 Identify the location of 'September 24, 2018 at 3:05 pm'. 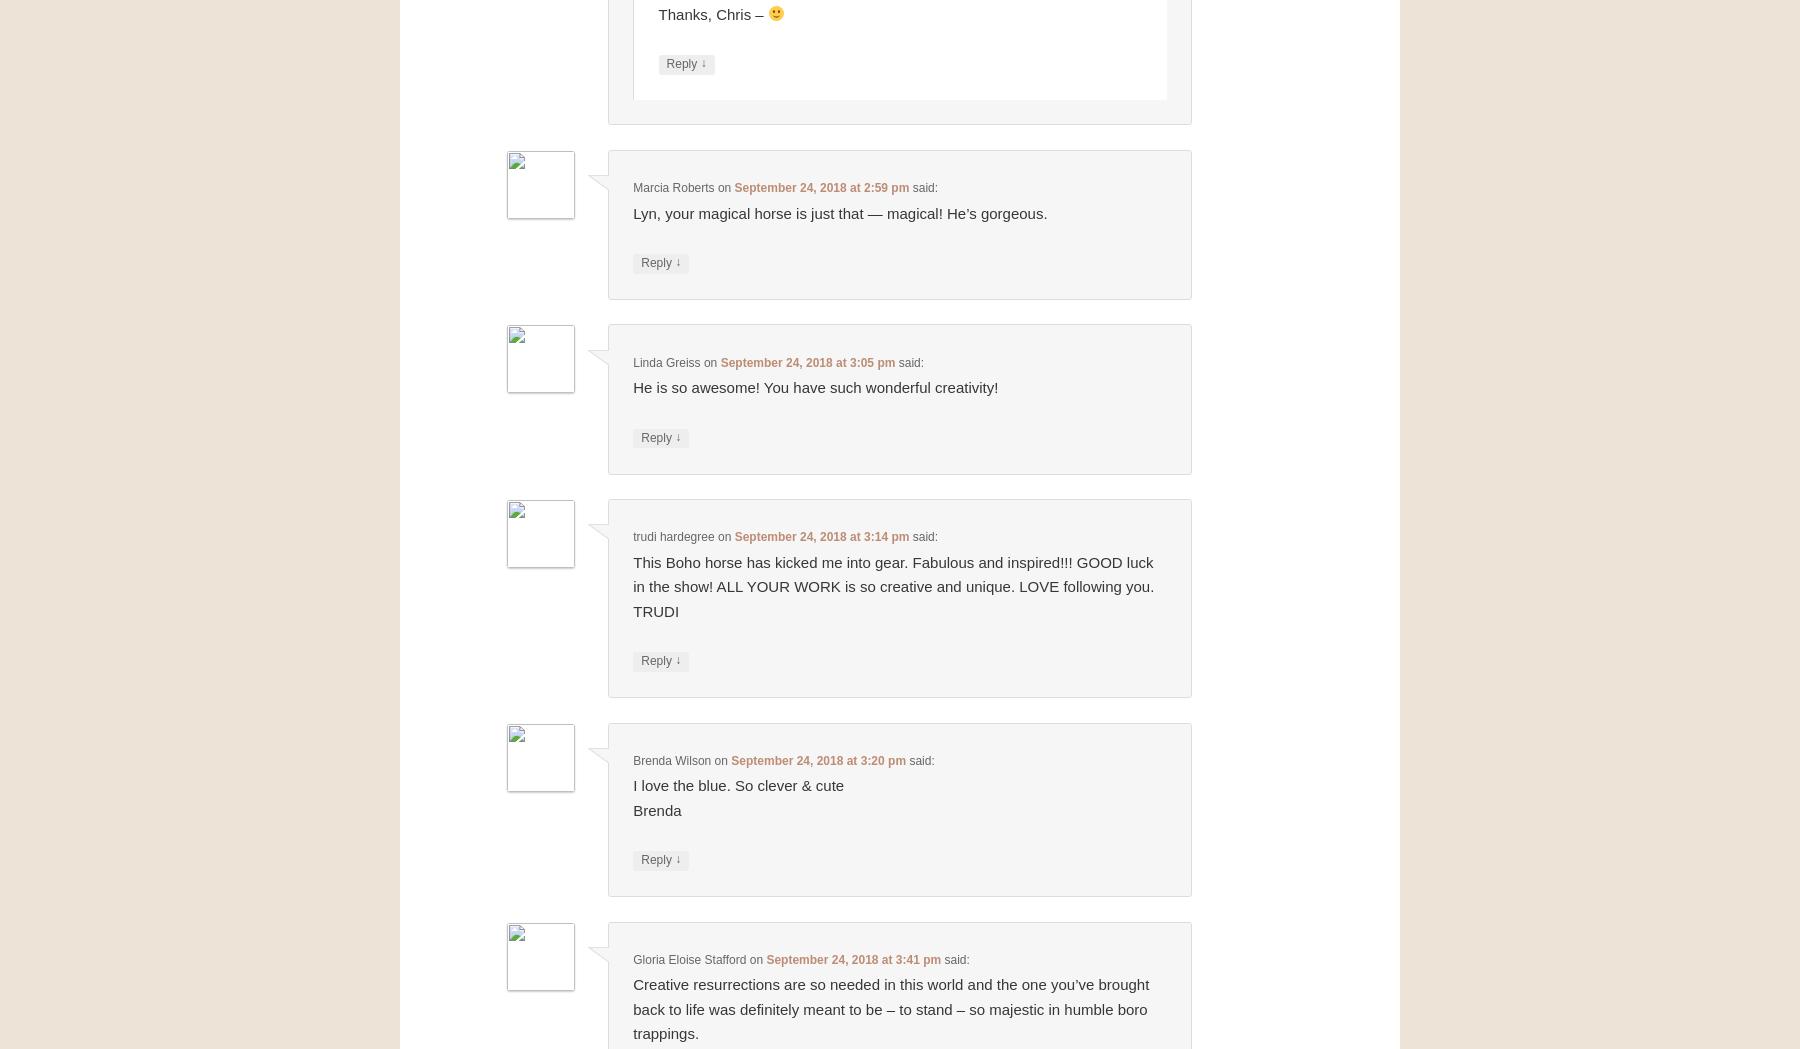
(807, 361).